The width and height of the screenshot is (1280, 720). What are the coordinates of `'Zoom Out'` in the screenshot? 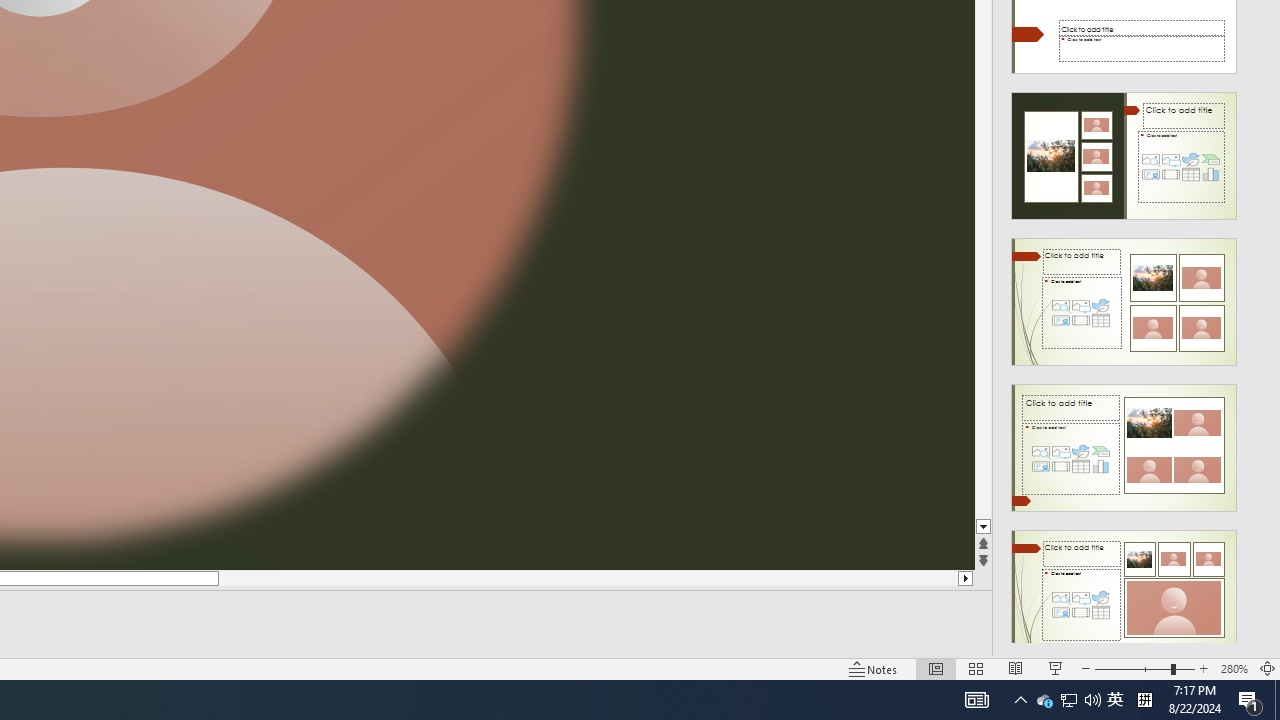 It's located at (1132, 669).